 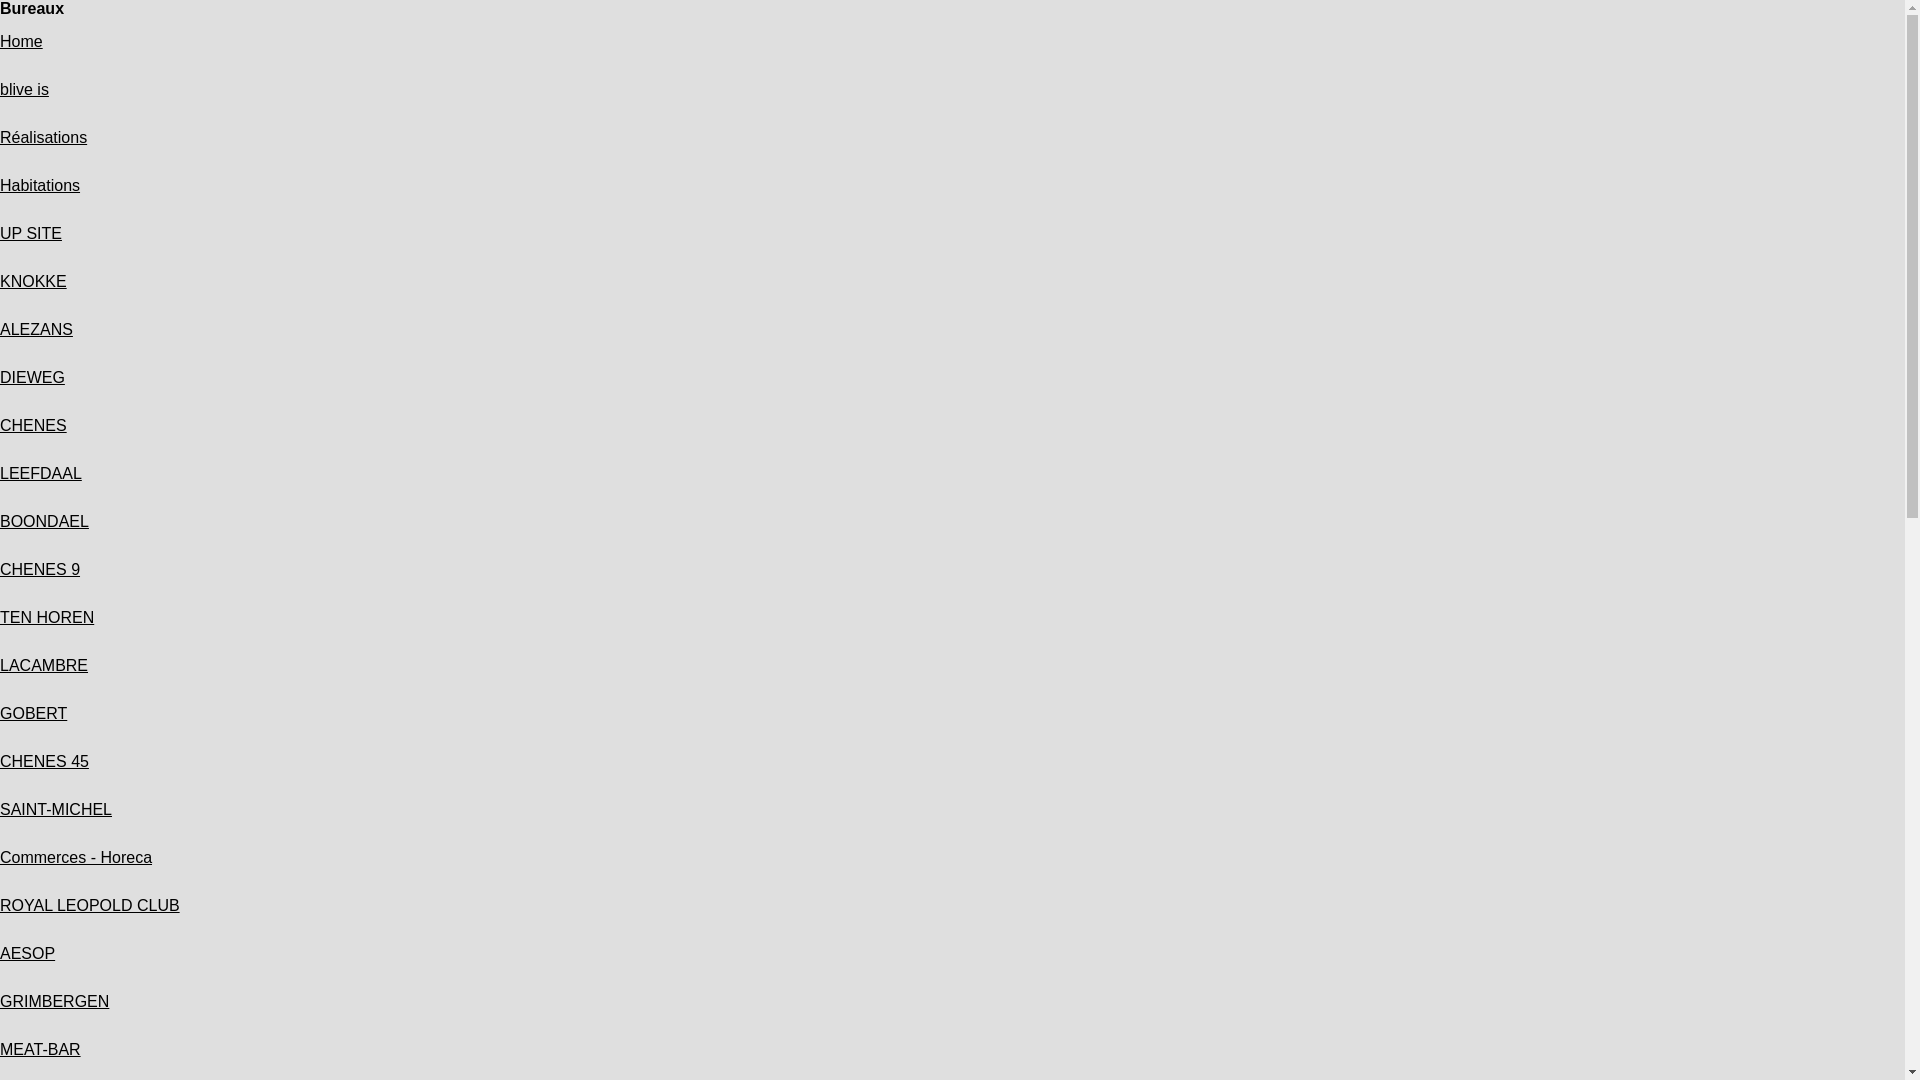 What do you see at coordinates (39, 569) in the screenshot?
I see `'CHENES 9'` at bounding box center [39, 569].